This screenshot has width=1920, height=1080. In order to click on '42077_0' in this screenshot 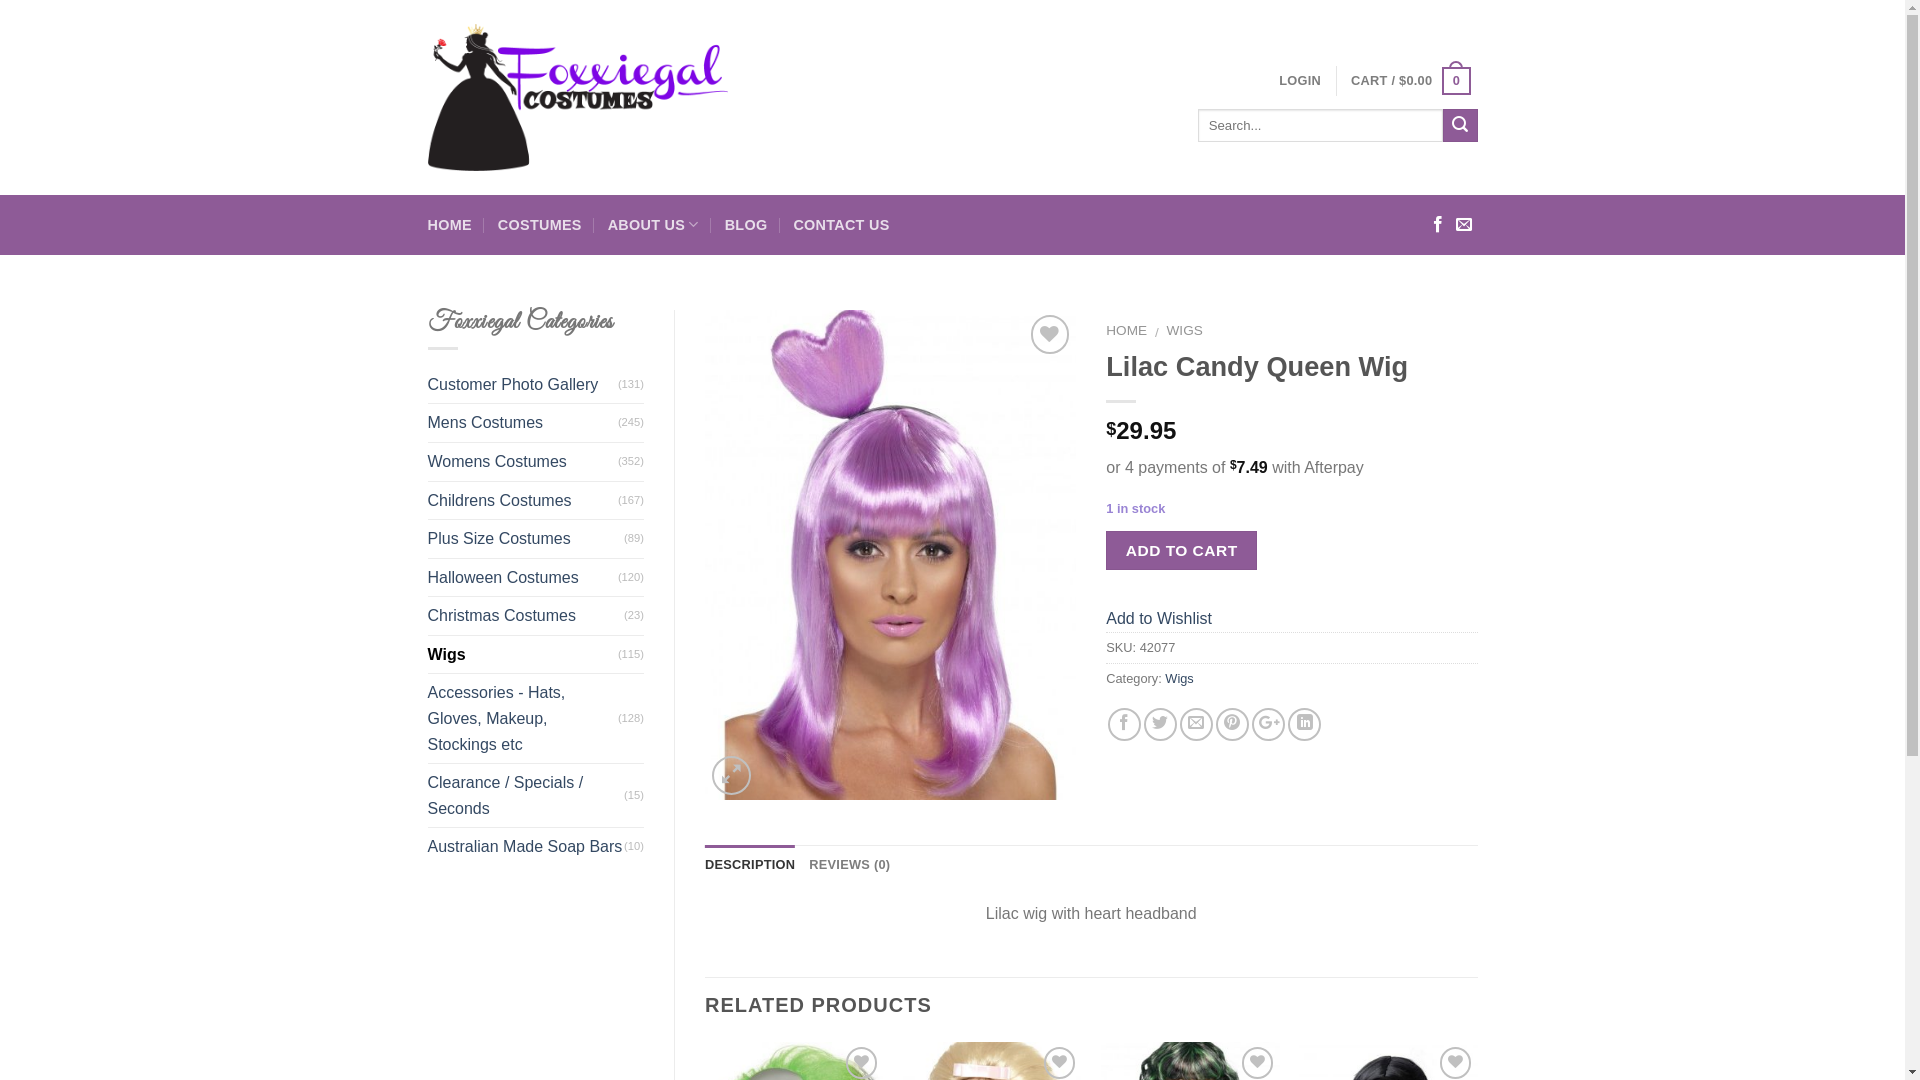, I will do `click(889, 555)`.